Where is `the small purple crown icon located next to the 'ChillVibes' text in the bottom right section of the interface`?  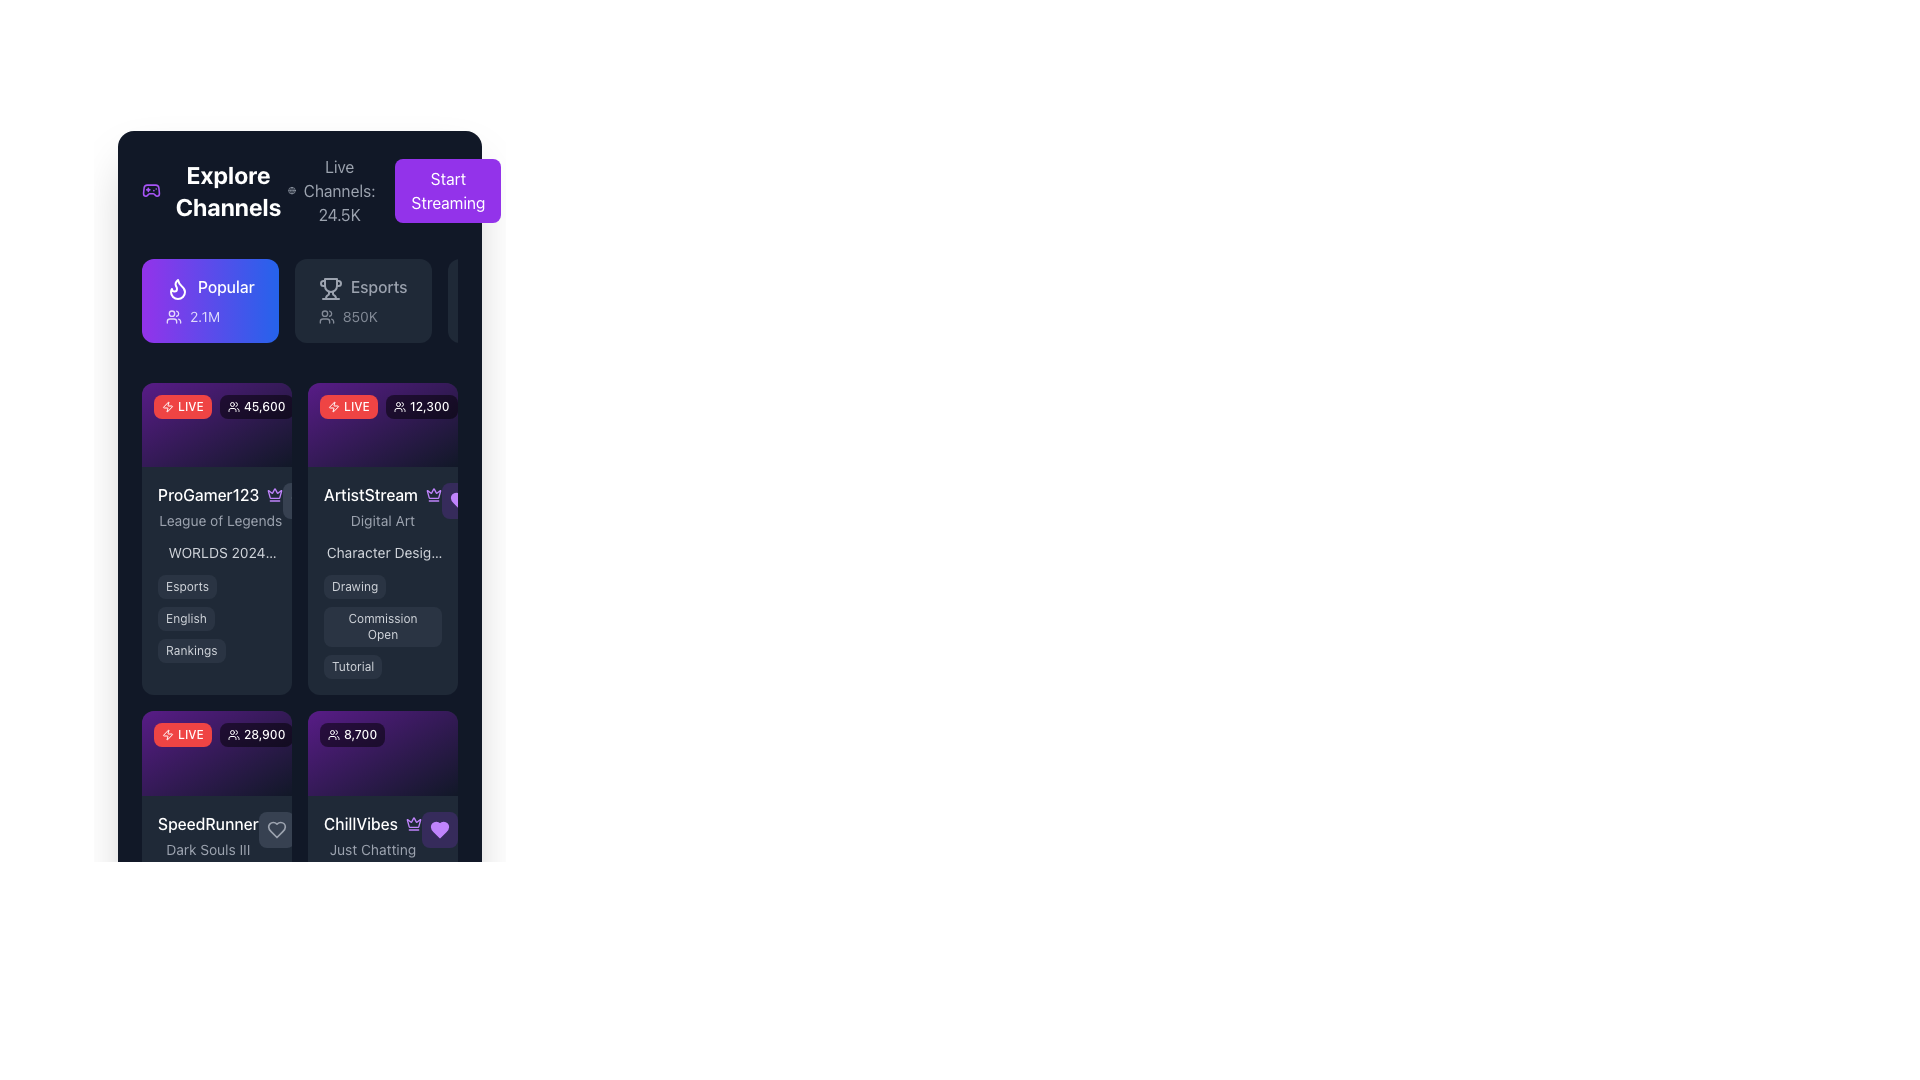
the small purple crown icon located next to the 'ChillVibes' text in the bottom right section of the interface is located at coordinates (412, 823).